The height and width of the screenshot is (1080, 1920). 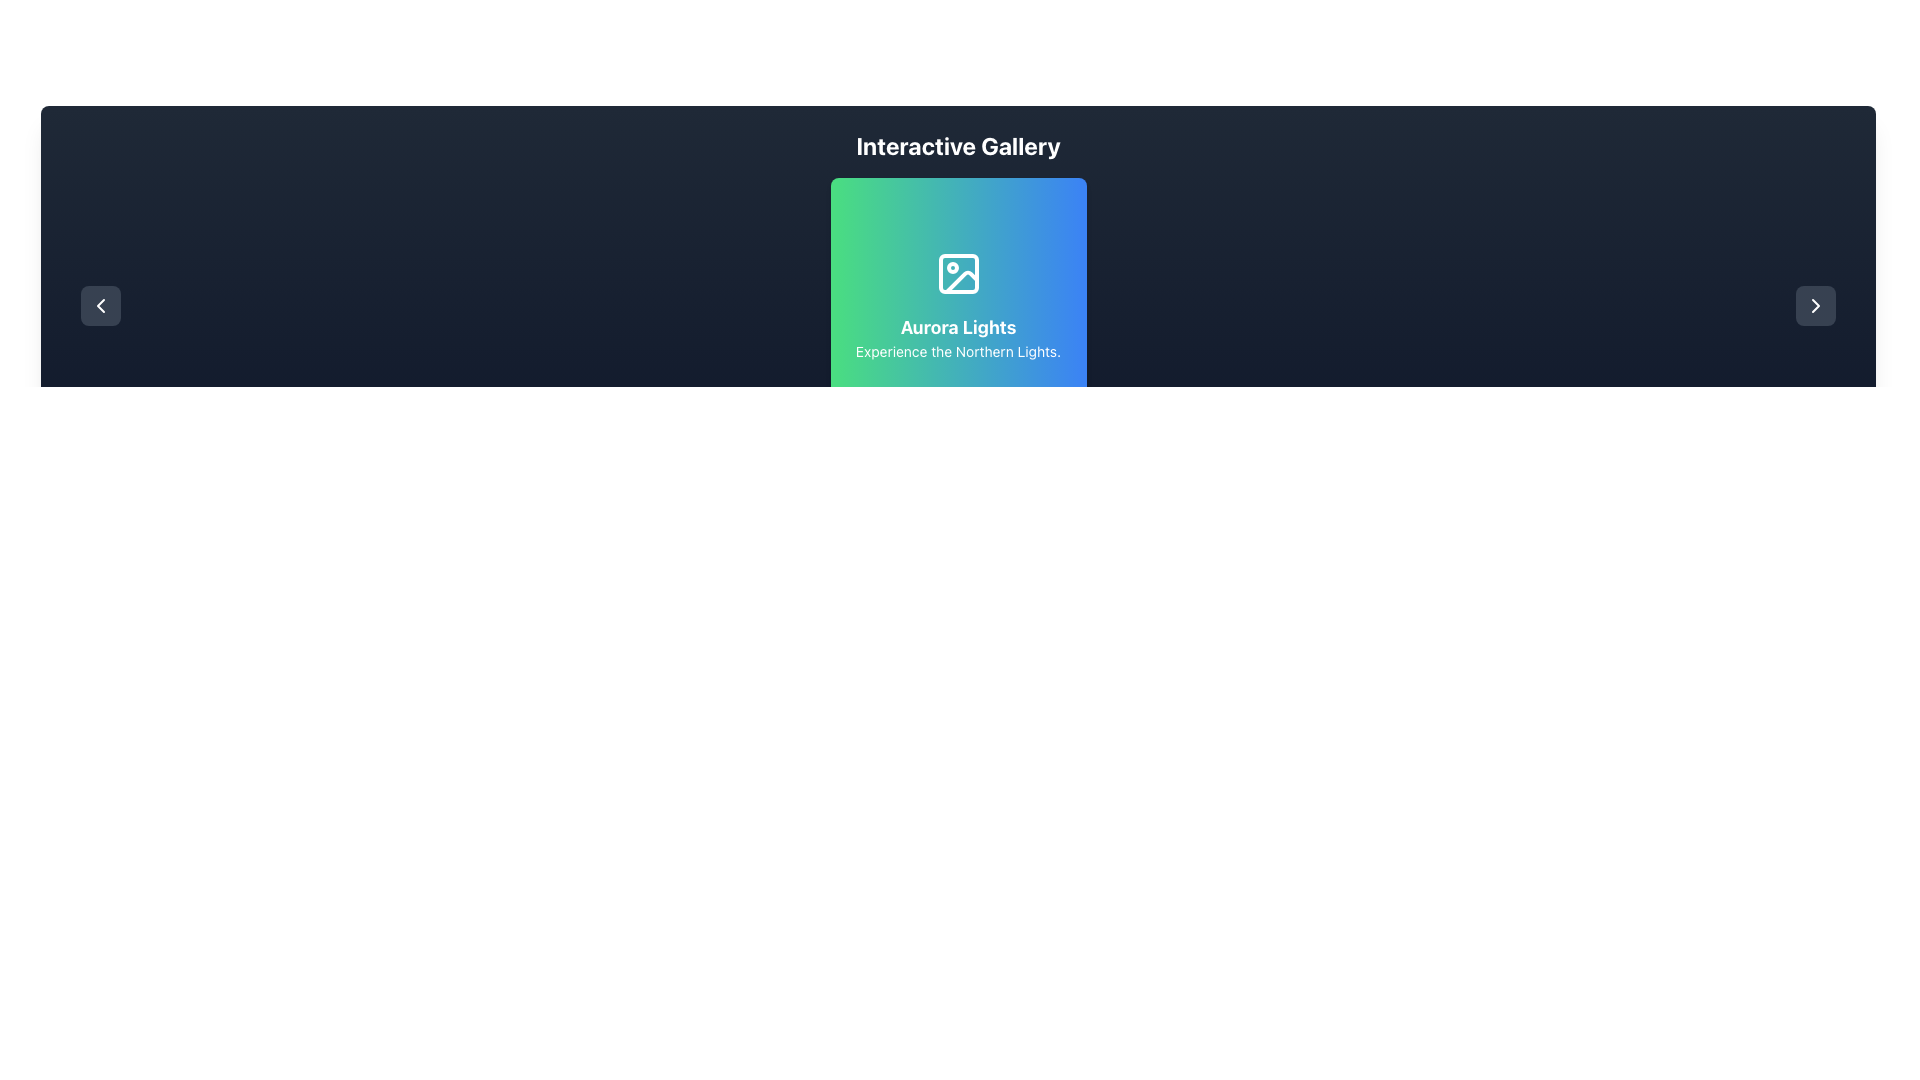 I want to click on the chevron-shaped navigation control located at the left end of the dark header section, which allows users to move left or backward in a sequence, so click(x=99, y=305).